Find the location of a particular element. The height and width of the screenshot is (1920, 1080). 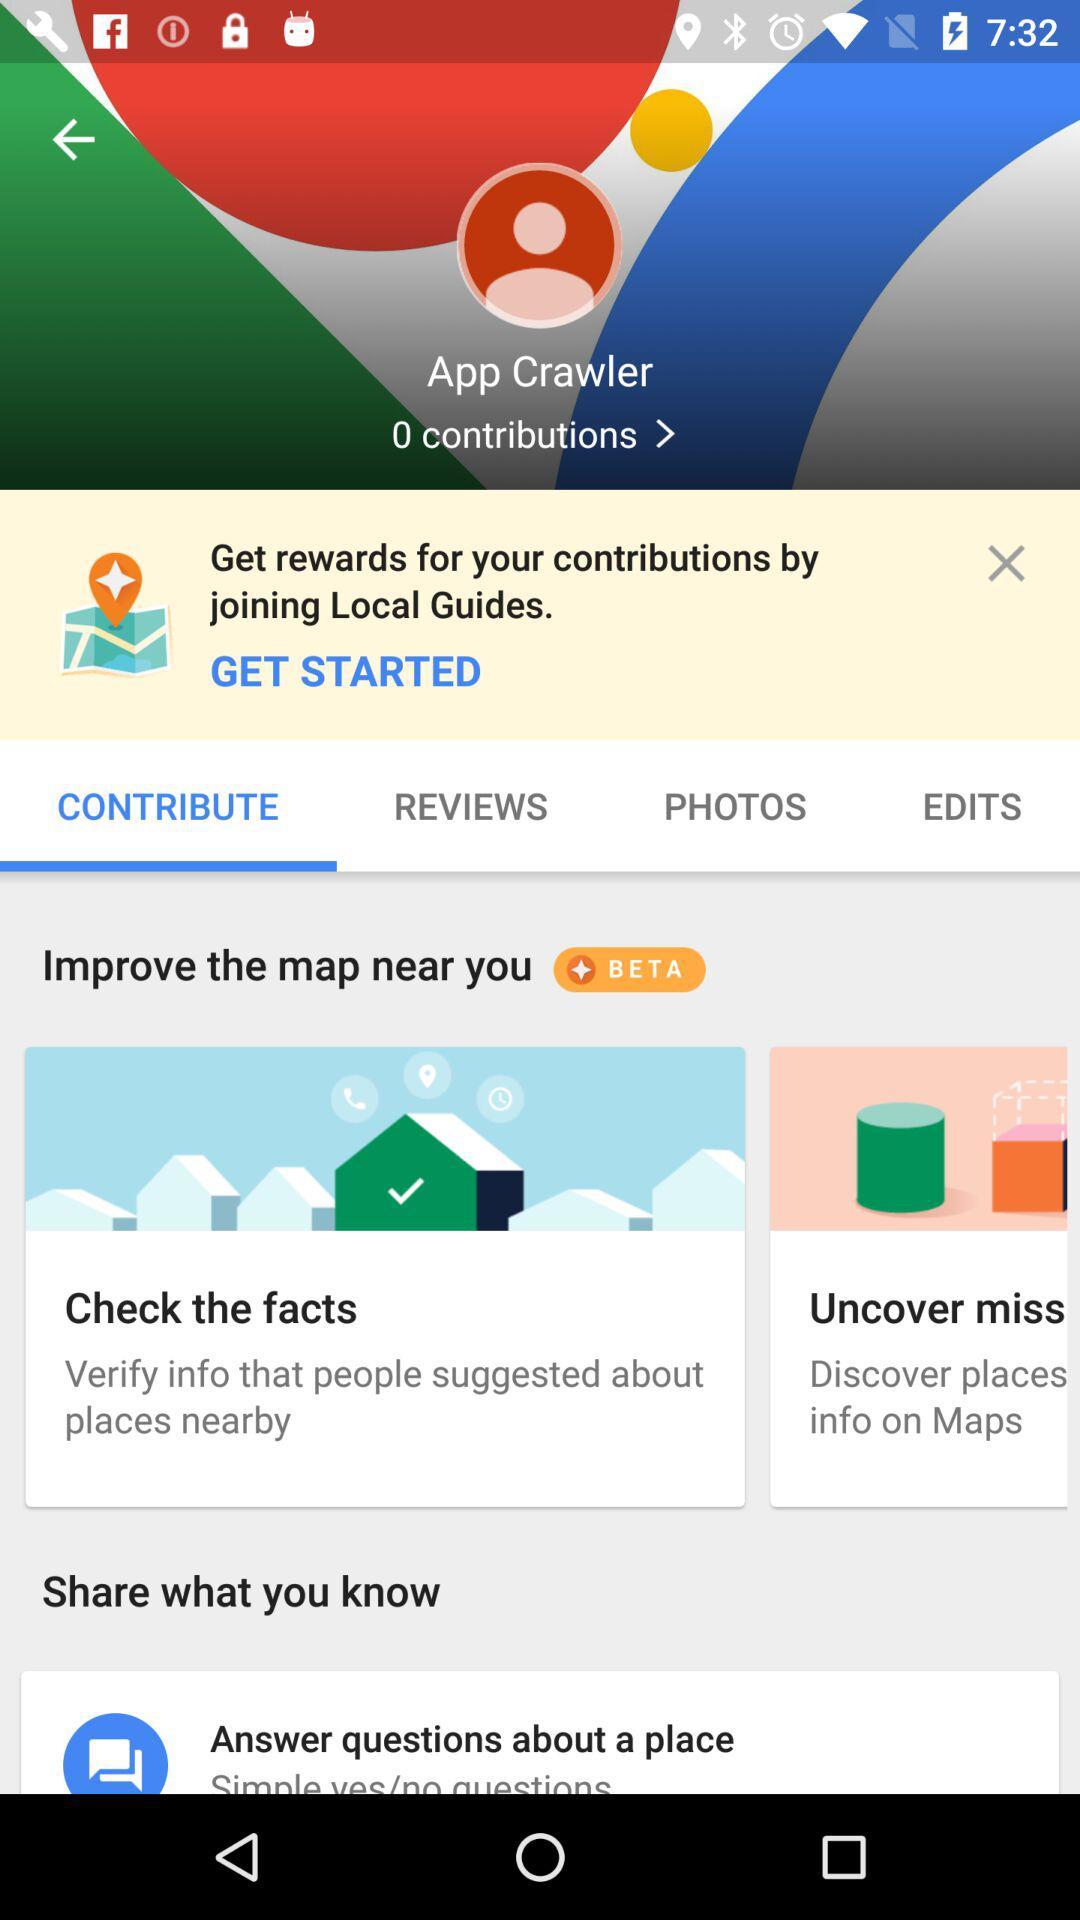

app to the right of get rewards for item is located at coordinates (1006, 562).